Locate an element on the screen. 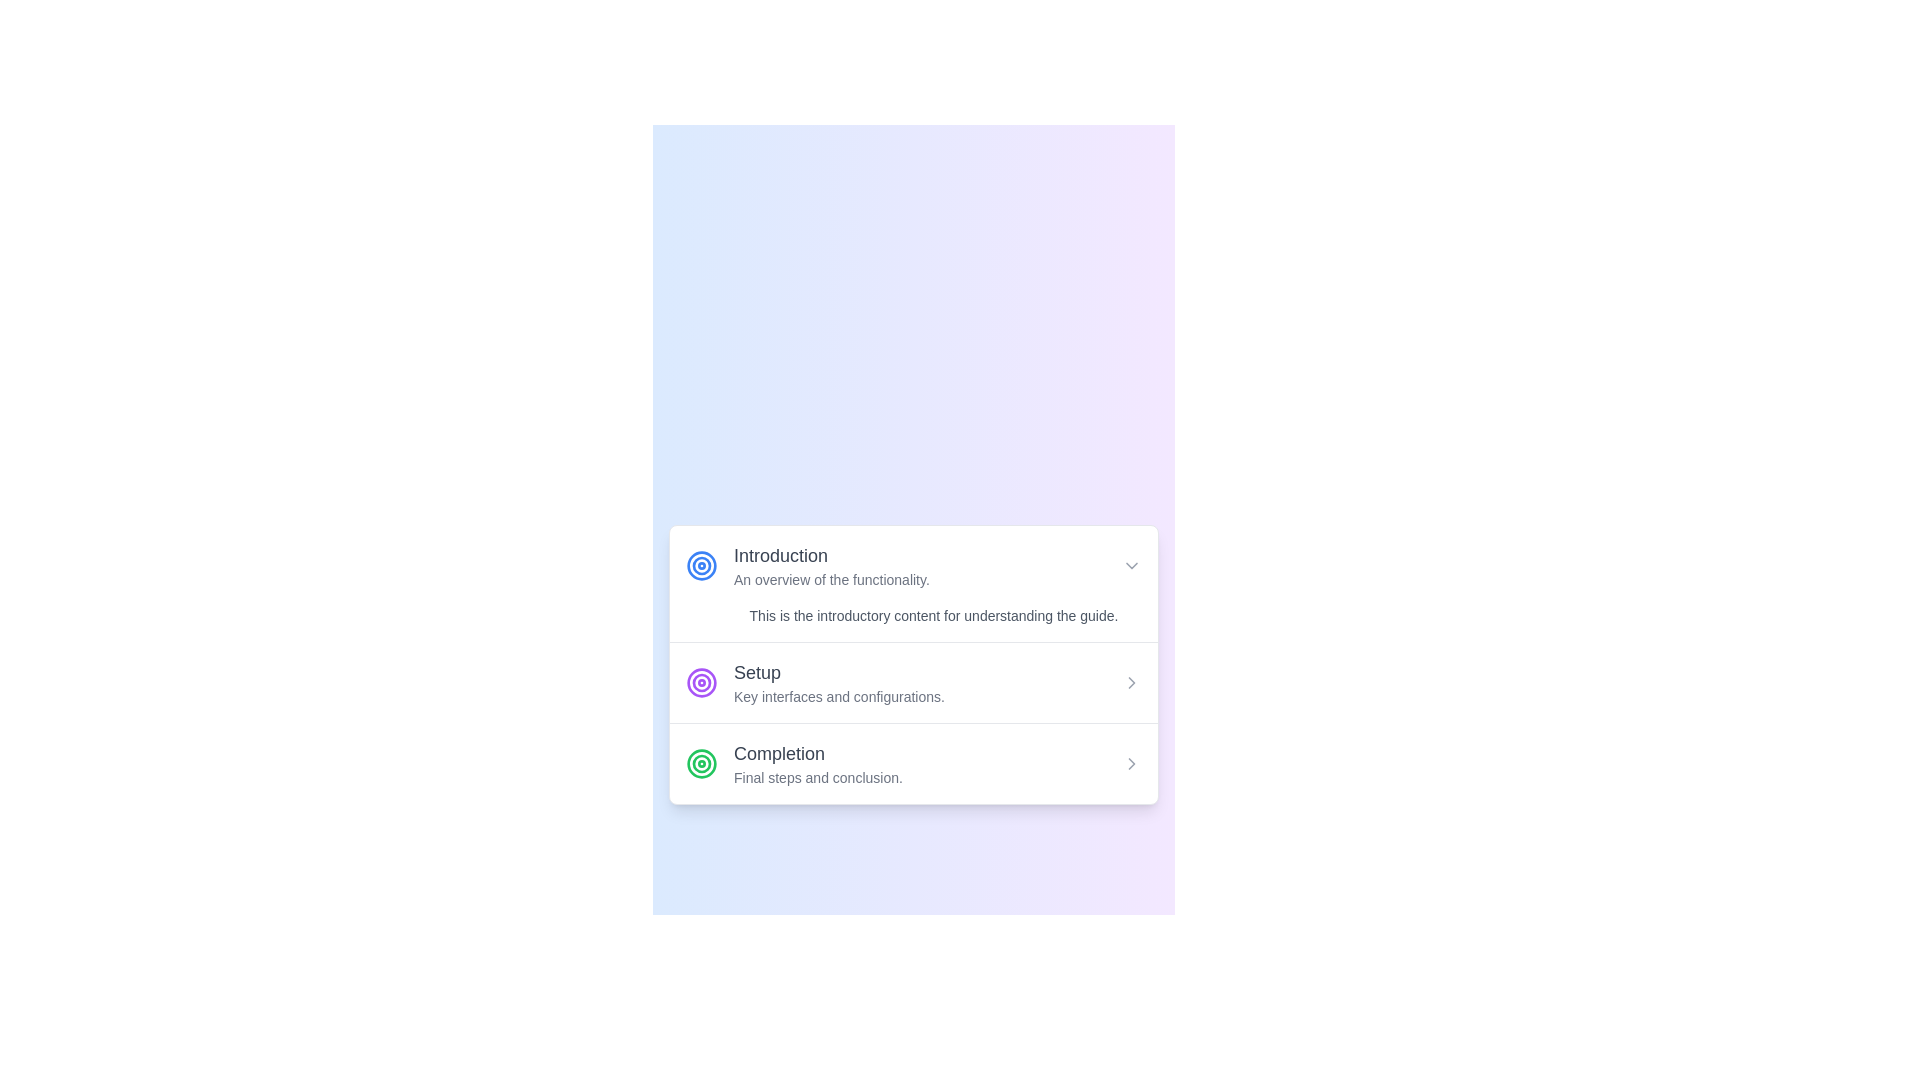  the chevron icon located at the far right of the third section adjacent to the 'Completion' text label is located at coordinates (1132, 763).